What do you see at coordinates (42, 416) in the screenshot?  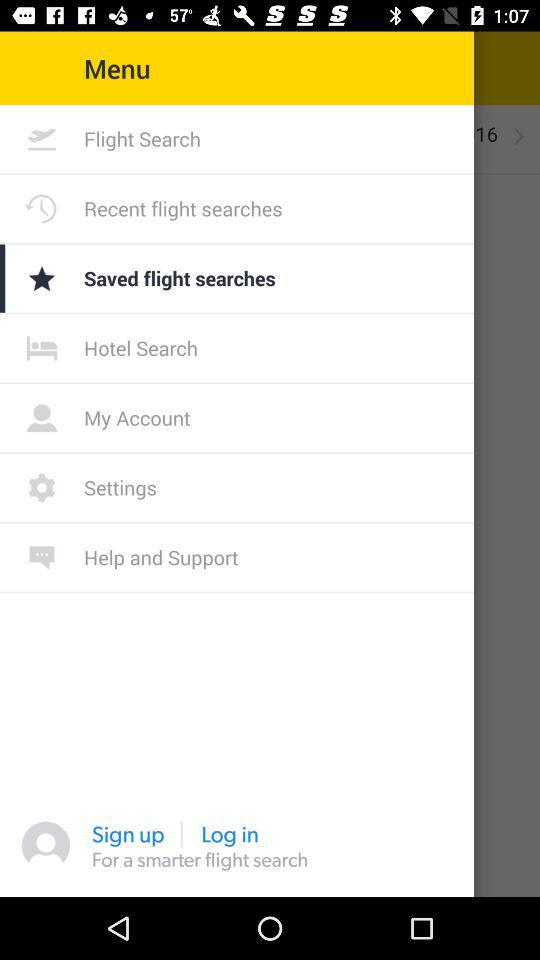 I see `the icon of profile in my account` at bounding box center [42, 416].